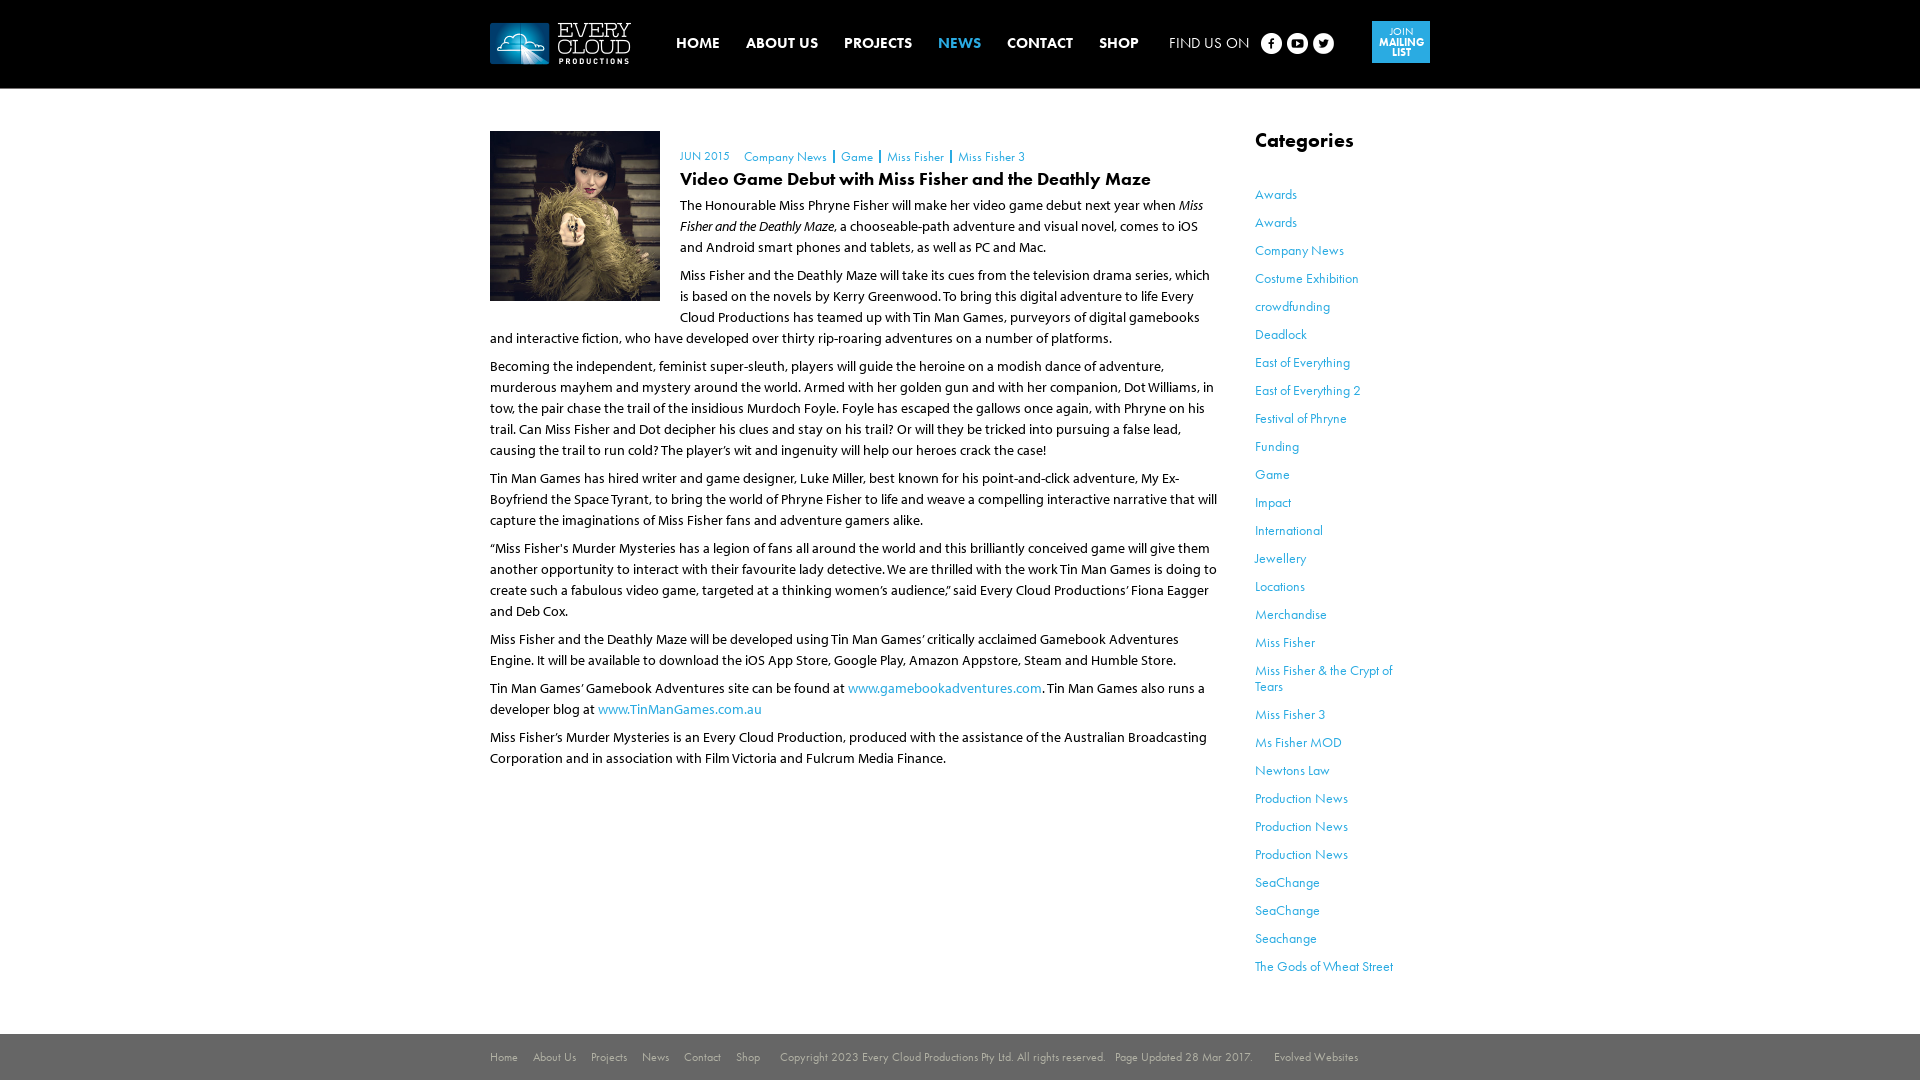  Describe the element at coordinates (1287, 910) in the screenshot. I see `'SeaChange'` at that location.